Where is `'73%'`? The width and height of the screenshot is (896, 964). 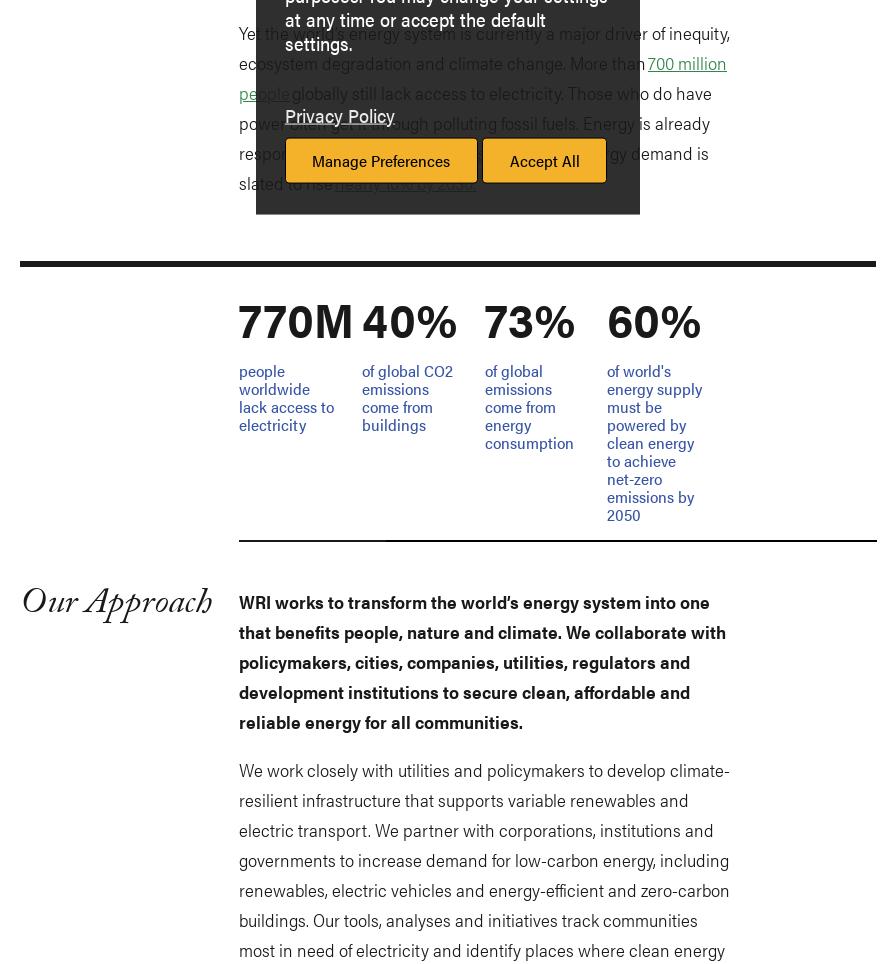 '73%' is located at coordinates (484, 318).